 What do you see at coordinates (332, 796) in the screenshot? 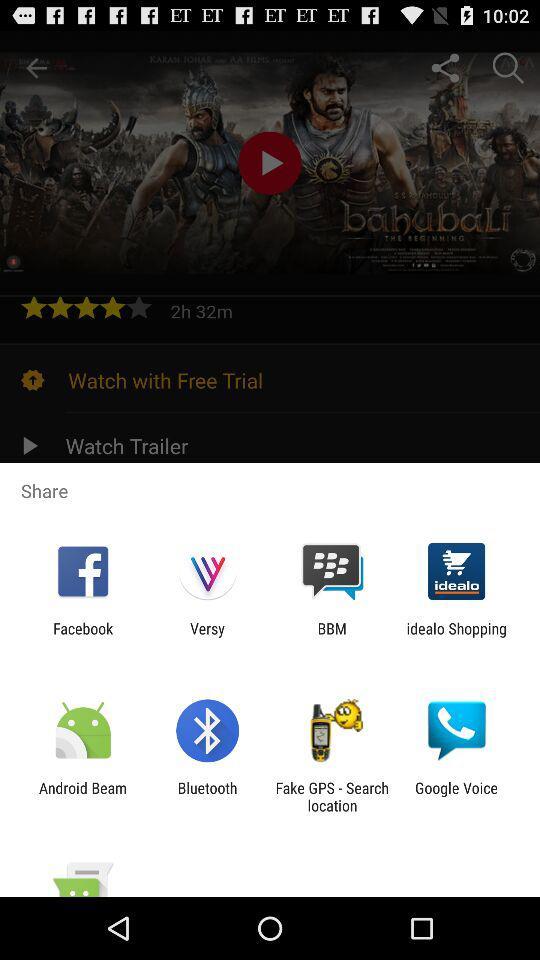
I see `fake gps search item` at bounding box center [332, 796].